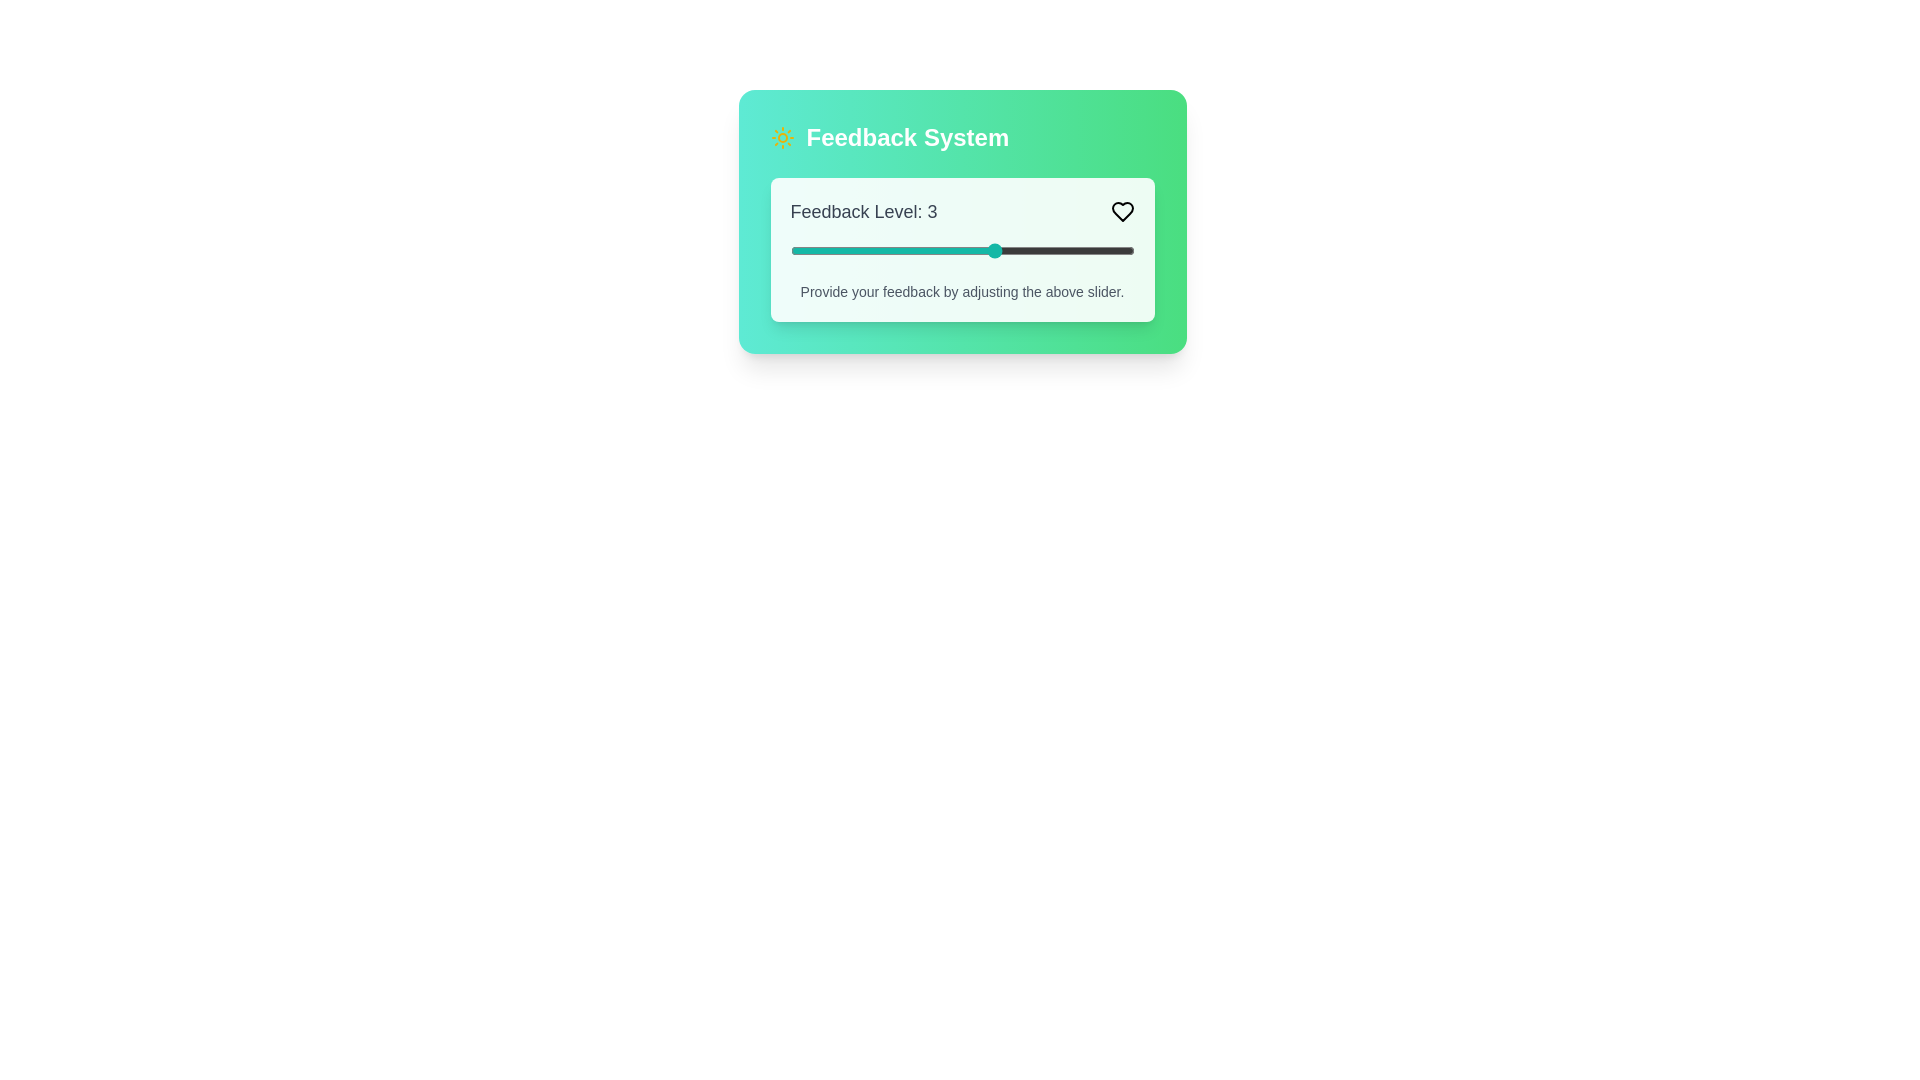 The image size is (1920, 1080). I want to click on the feedback slider to set the feedback level to 3, so click(996, 249).